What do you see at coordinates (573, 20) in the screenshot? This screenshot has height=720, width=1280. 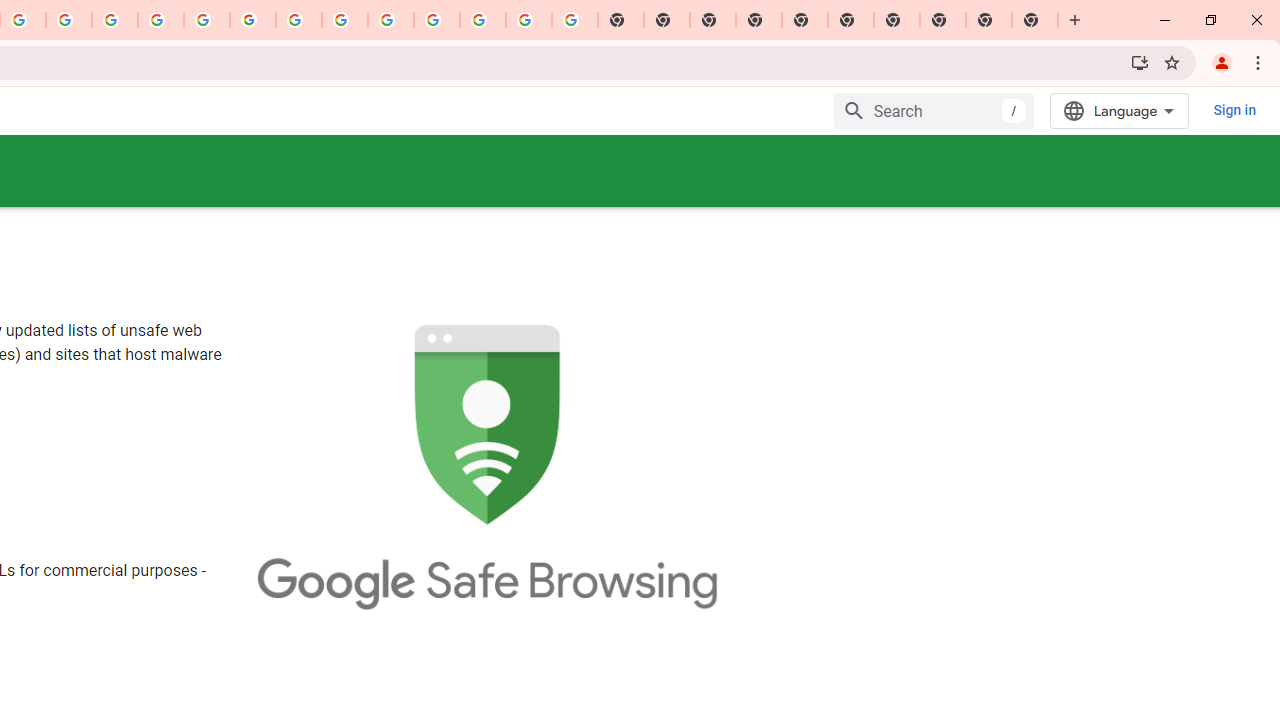 I see `'Google Images'` at bounding box center [573, 20].